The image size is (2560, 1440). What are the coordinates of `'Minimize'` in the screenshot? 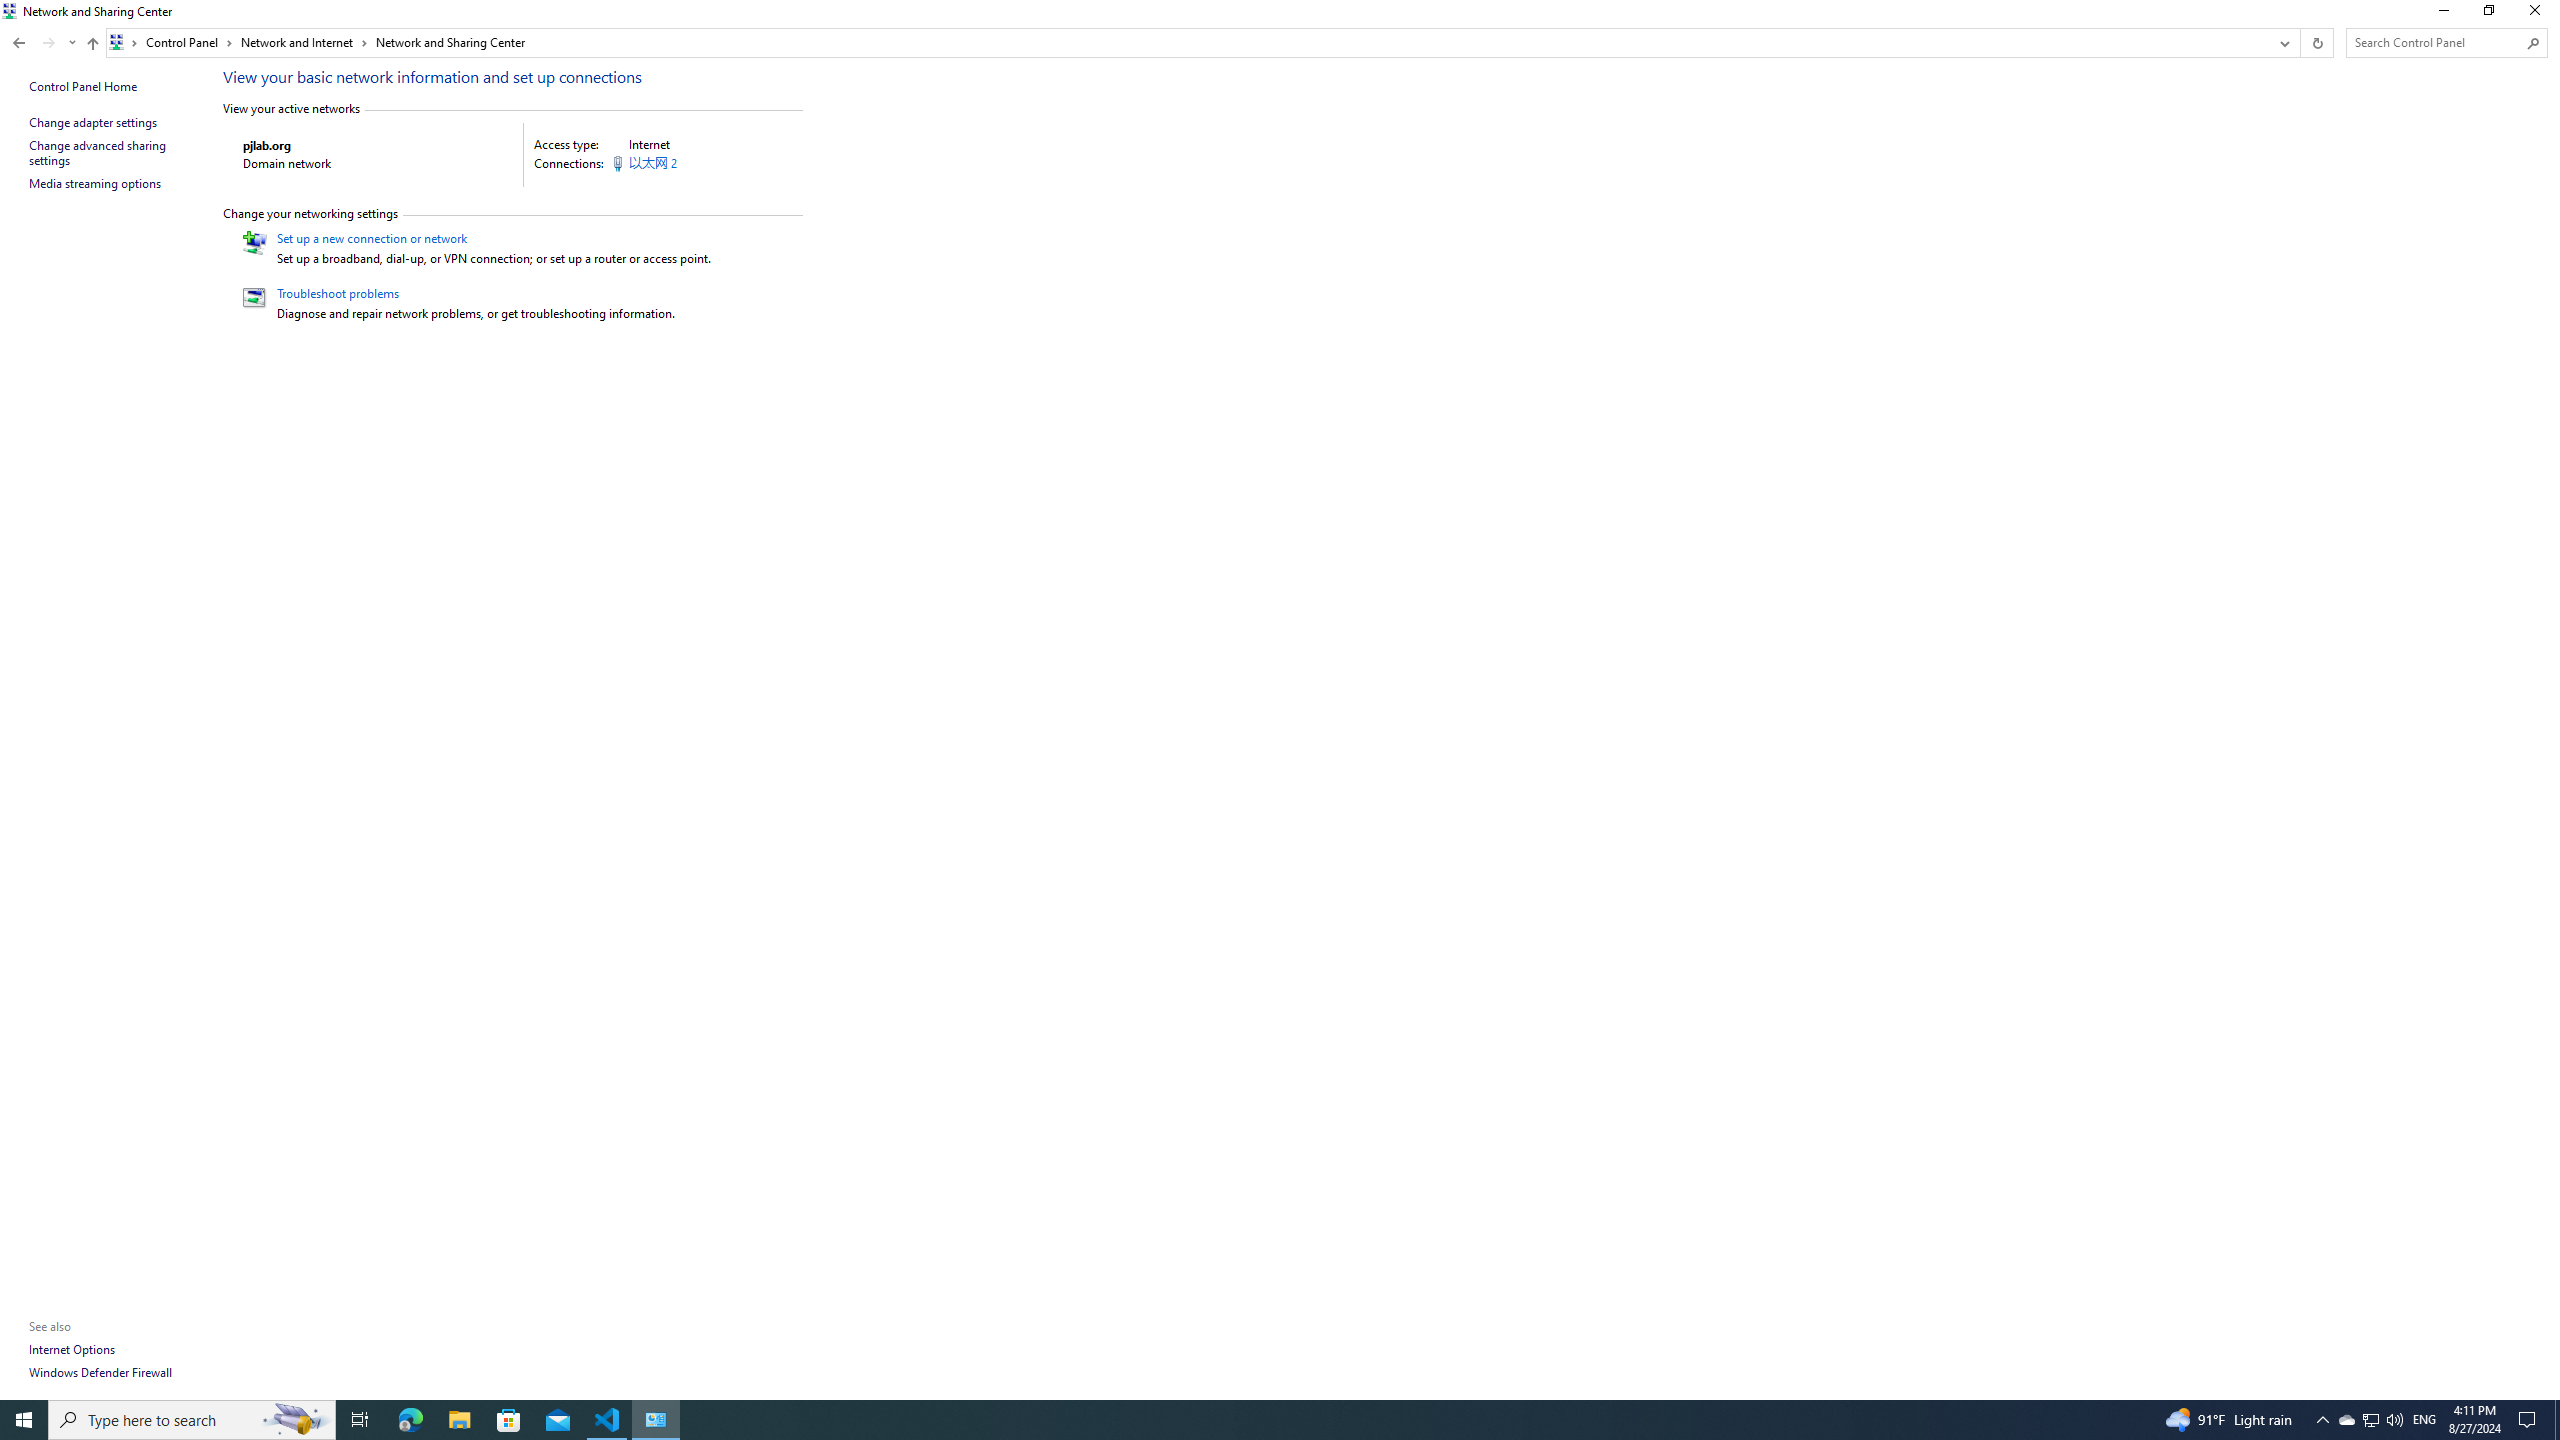 It's located at (2441, 15).